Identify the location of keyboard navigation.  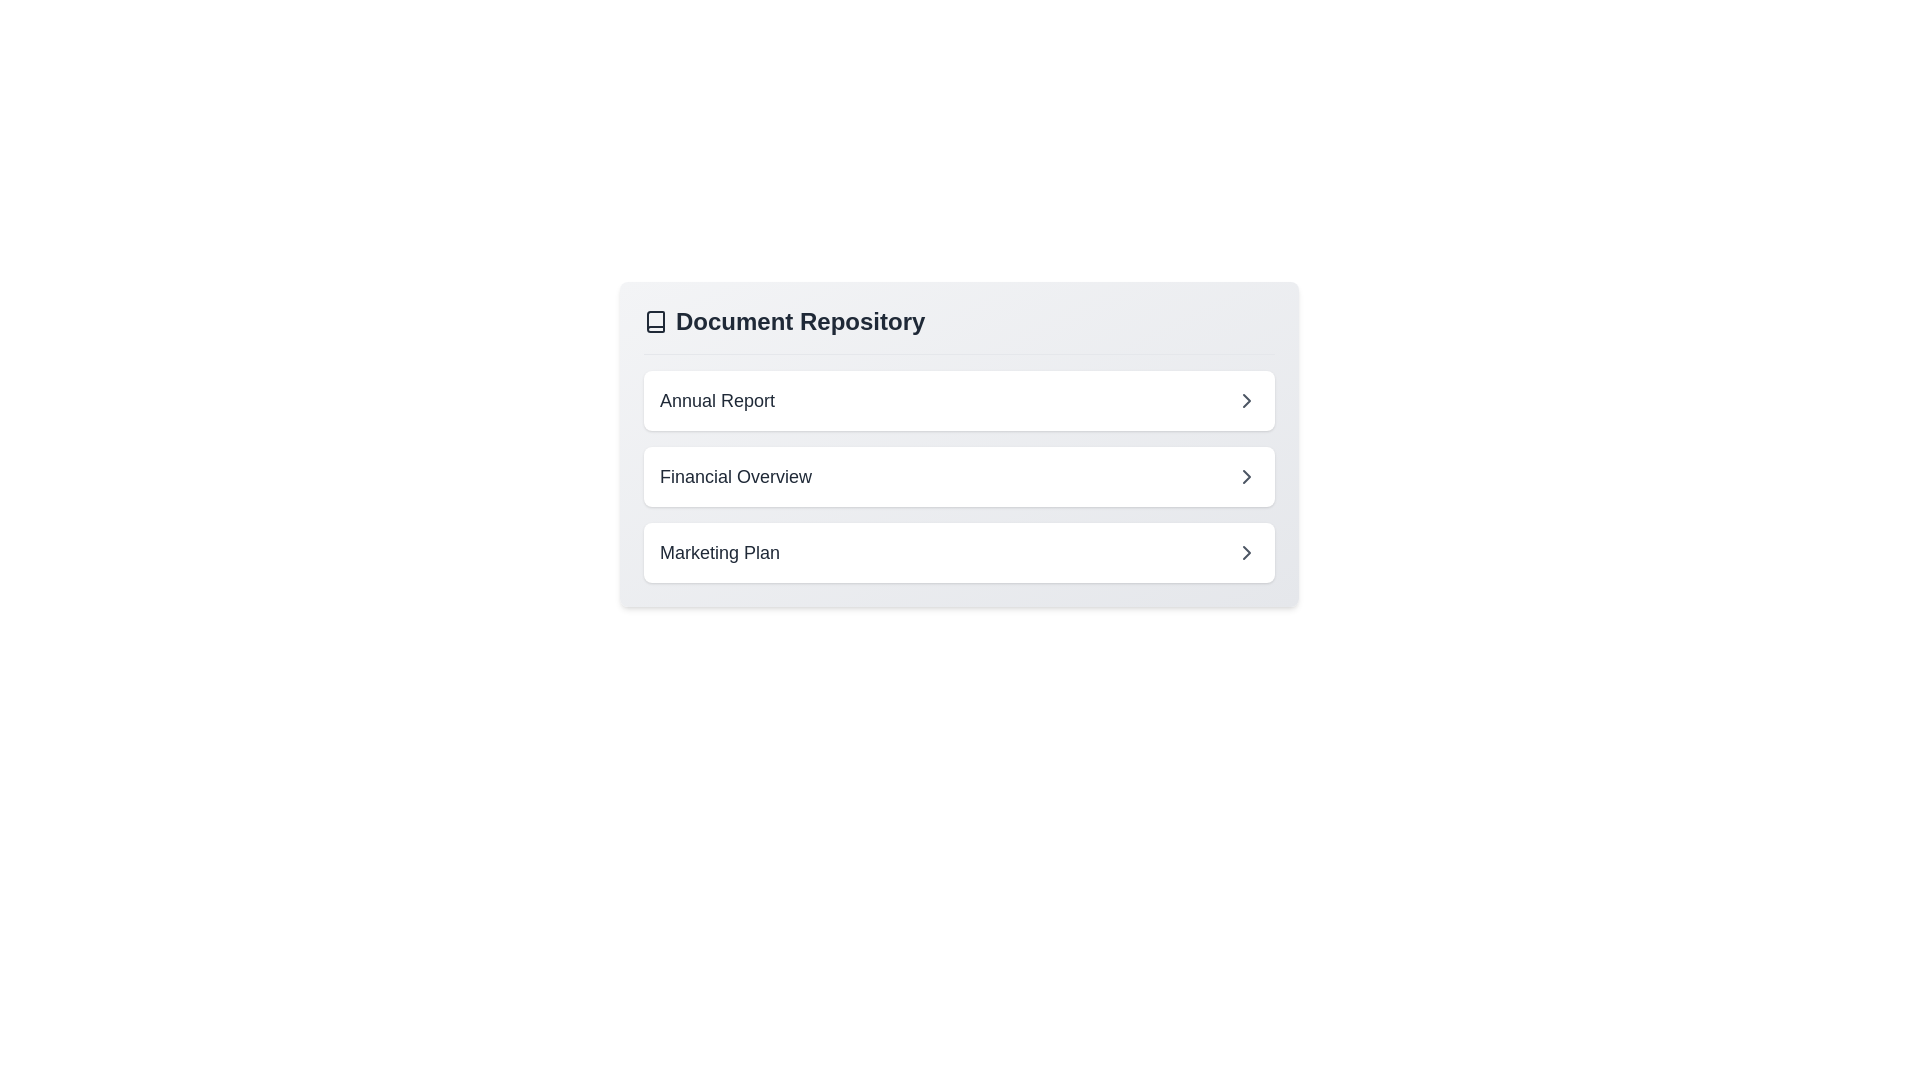
(958, 552).